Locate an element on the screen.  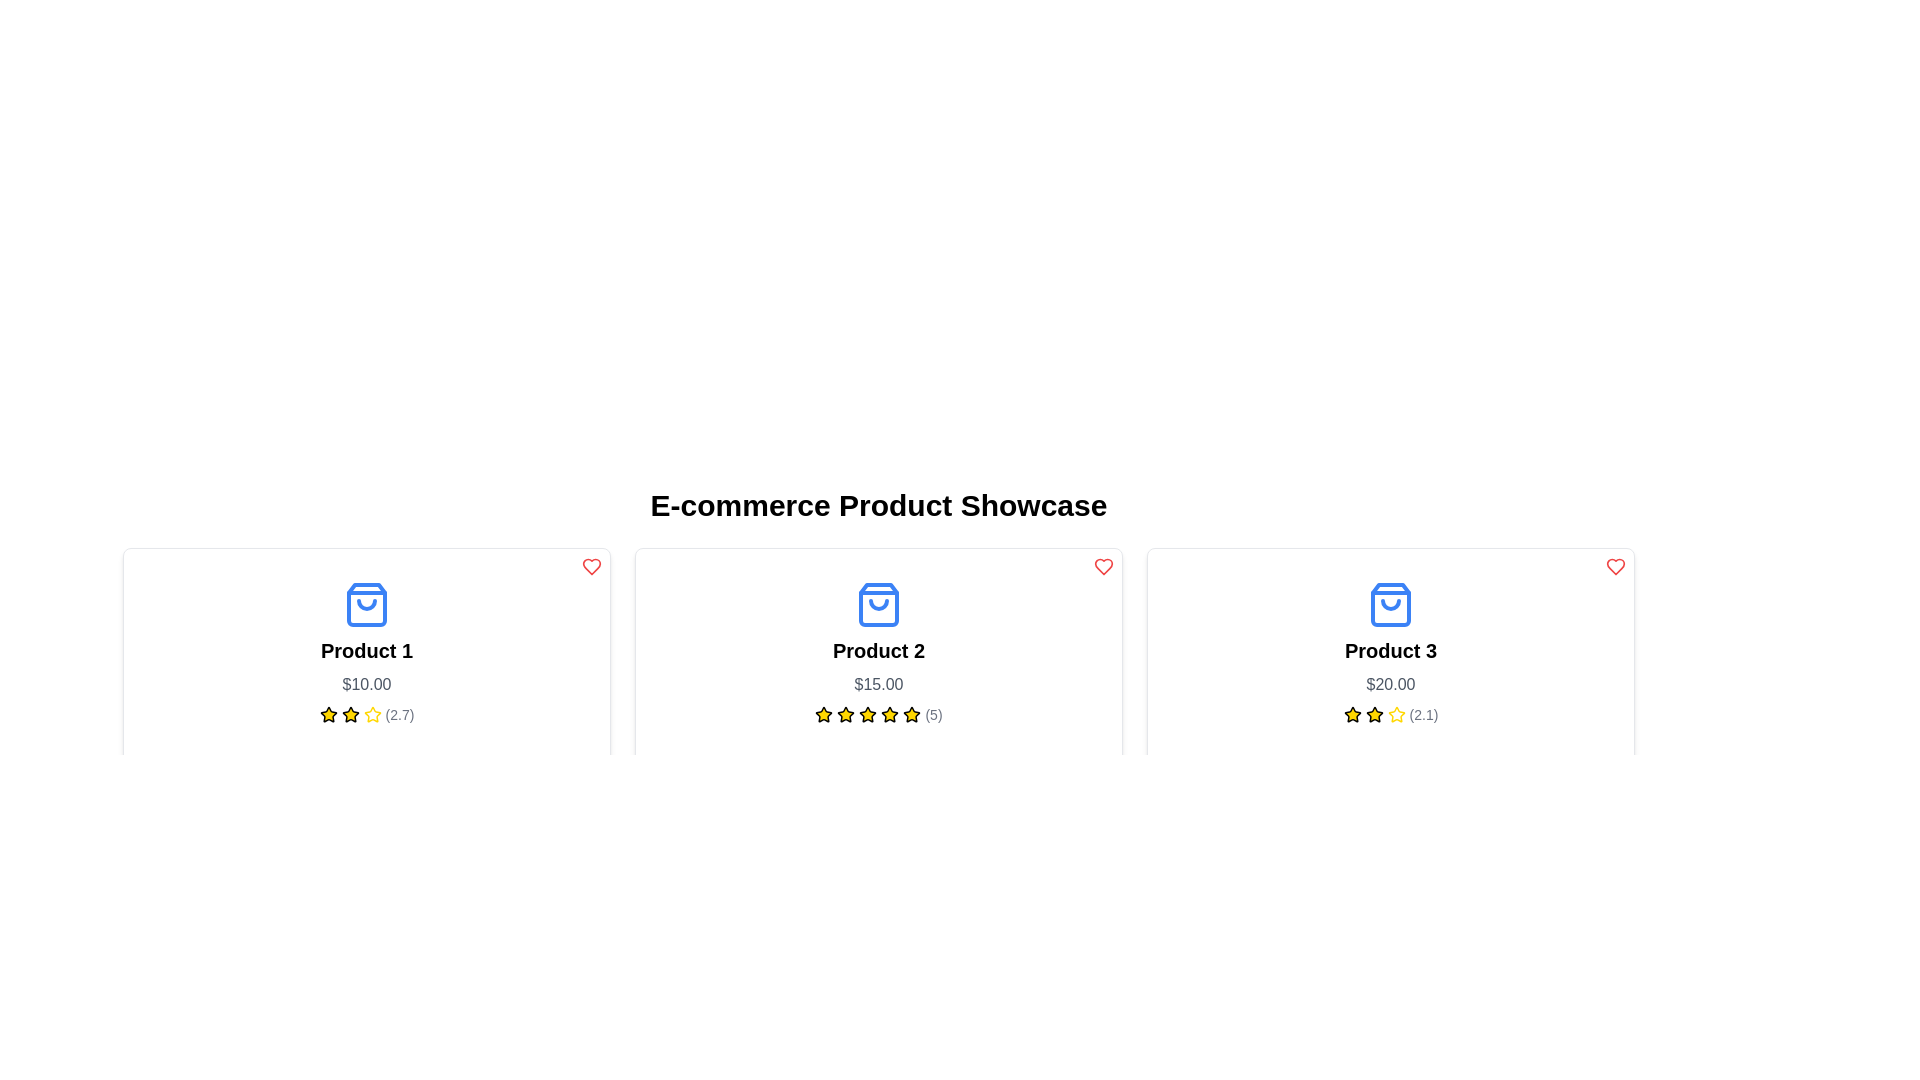
the decorative circle element centered in the SVG graphic, located at the bottom center of the layout is located at coordinates (836, 1066).